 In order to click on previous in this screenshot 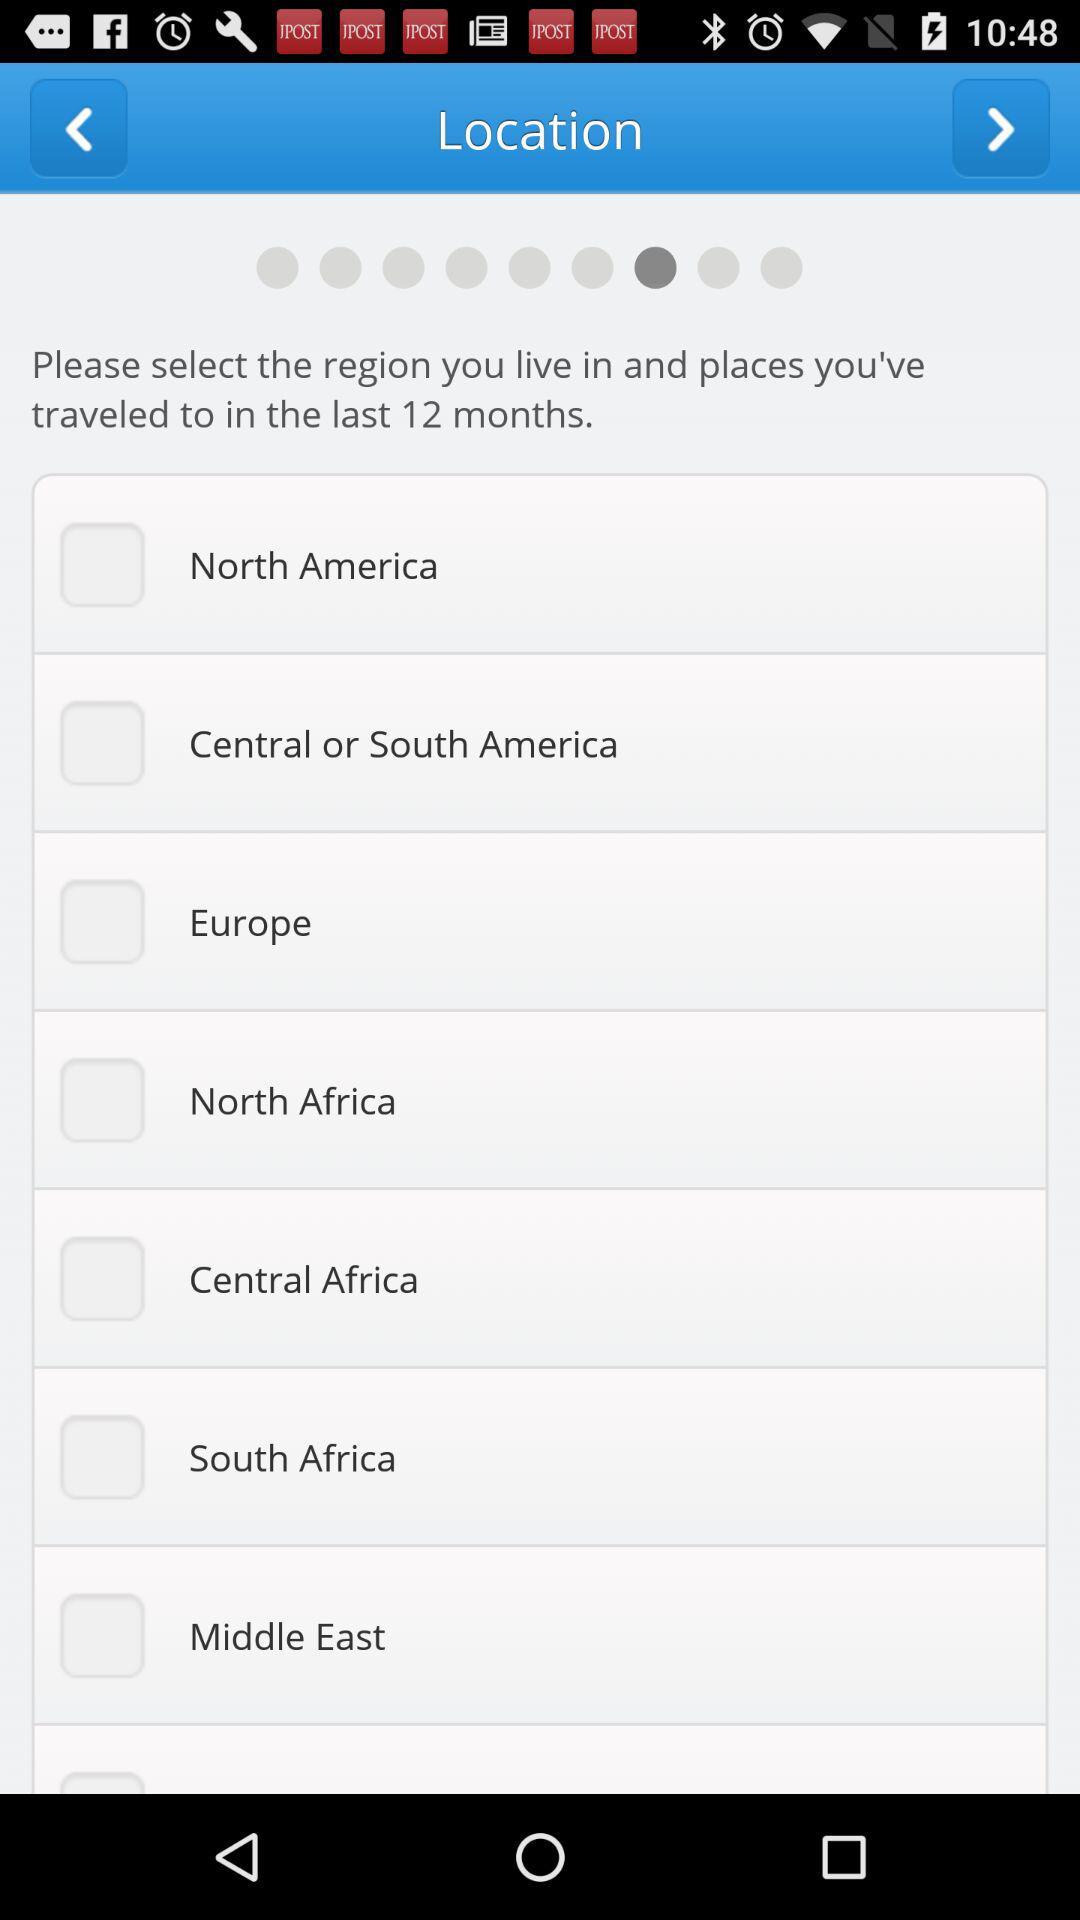, I will do `click(77, 127)`.